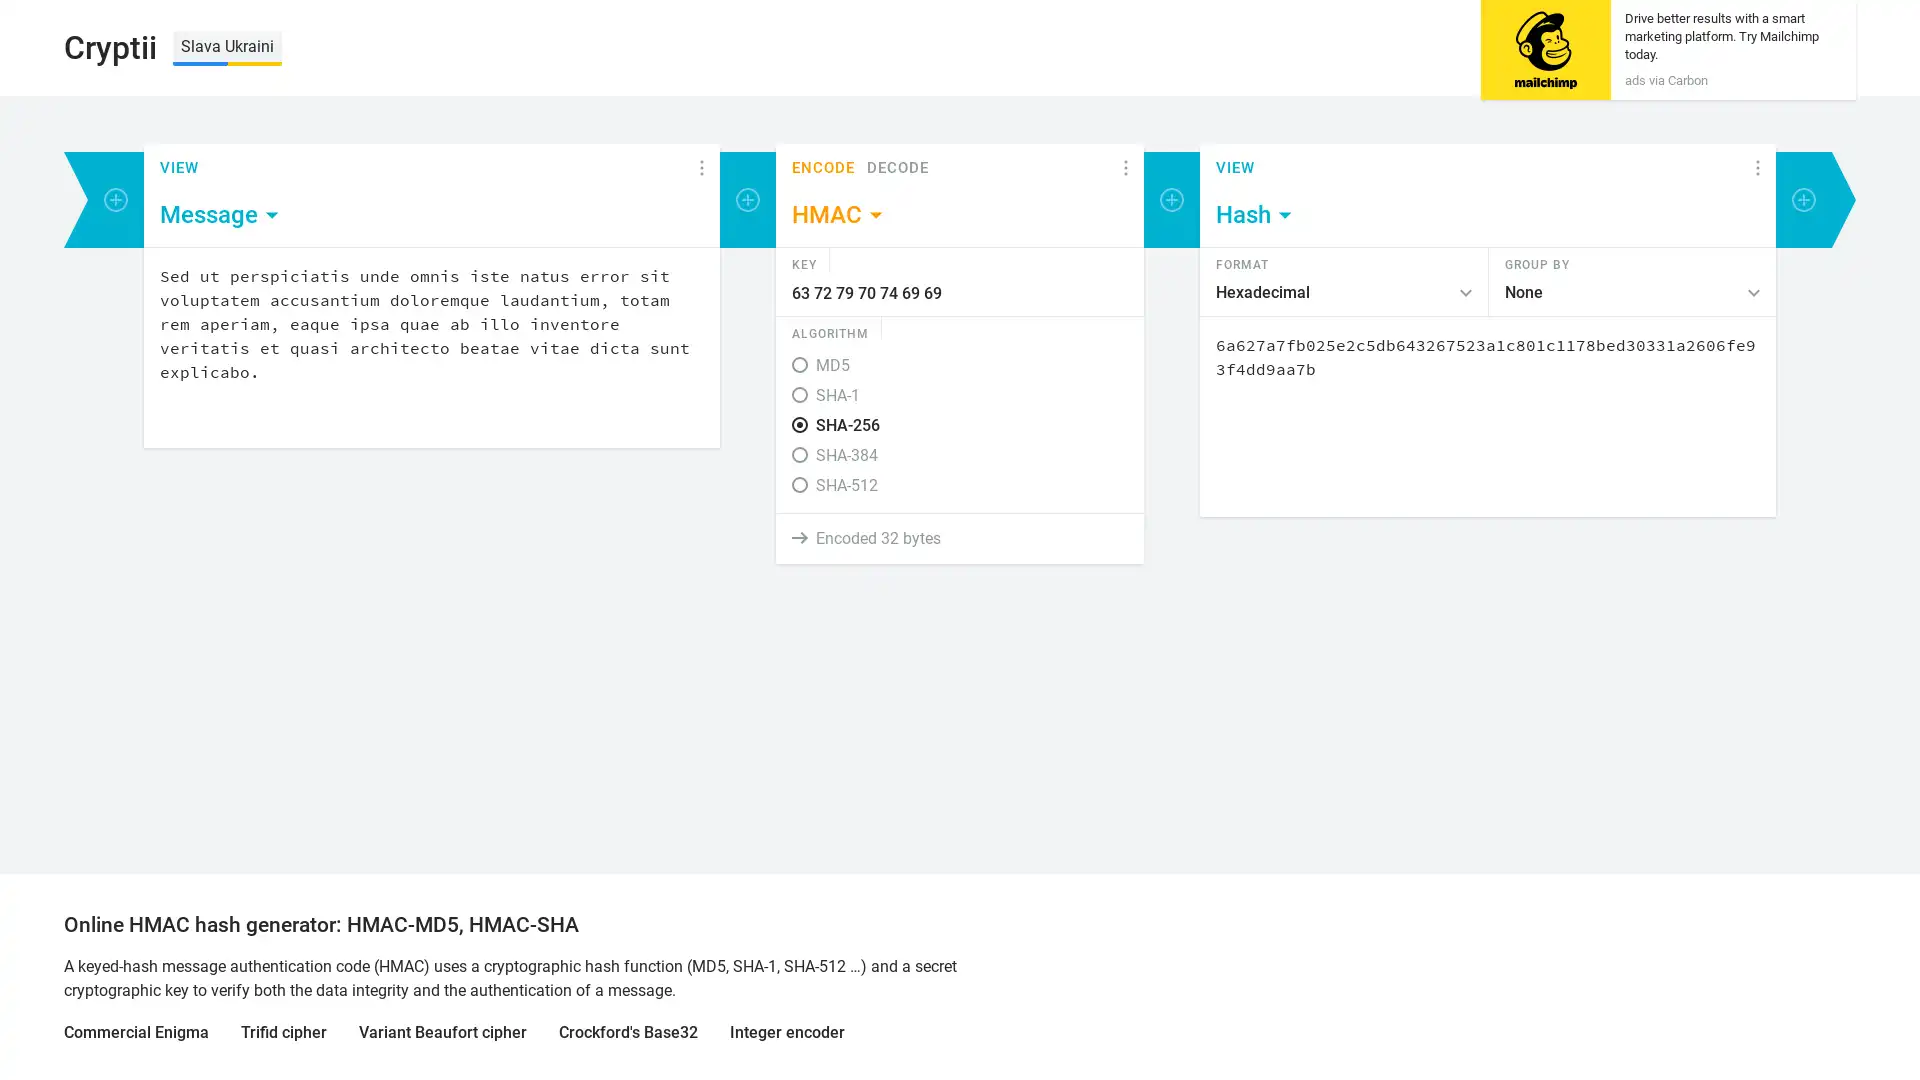  What do you see at coordinates (1171, 200) in the screenshot?
I see `Add encoder or viewer` at bounding box center [1171, 200].